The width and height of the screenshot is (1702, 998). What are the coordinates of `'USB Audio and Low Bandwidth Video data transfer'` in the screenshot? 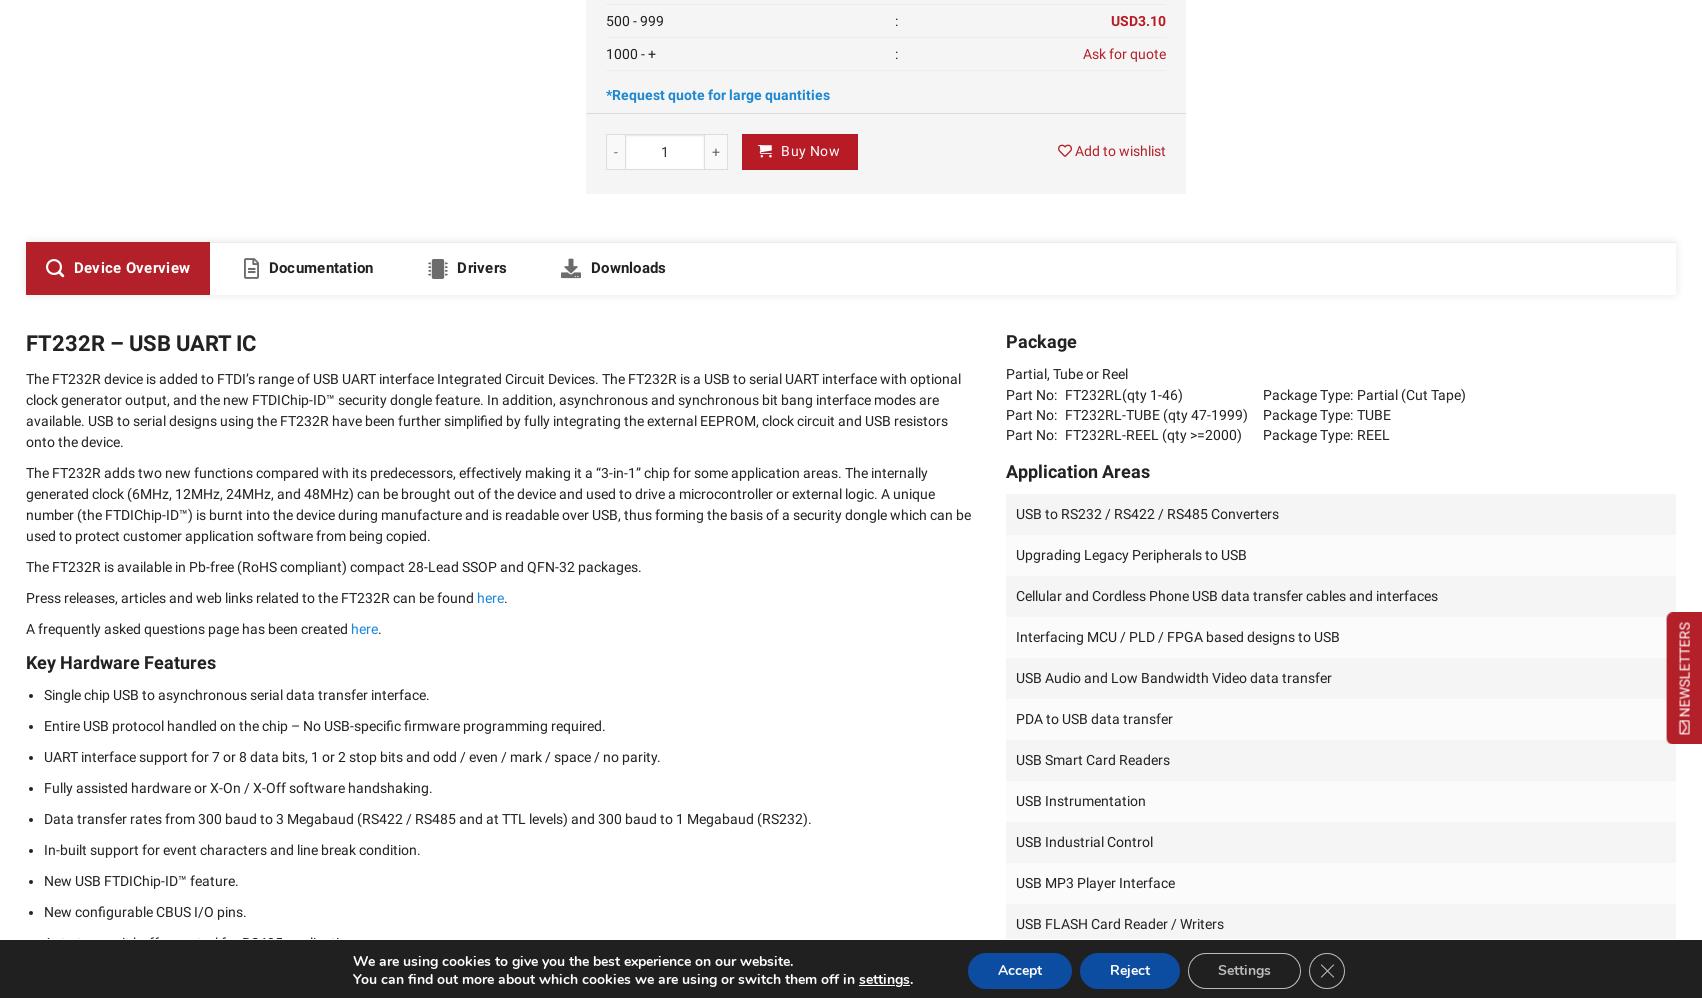 It's located at (1173, 677).